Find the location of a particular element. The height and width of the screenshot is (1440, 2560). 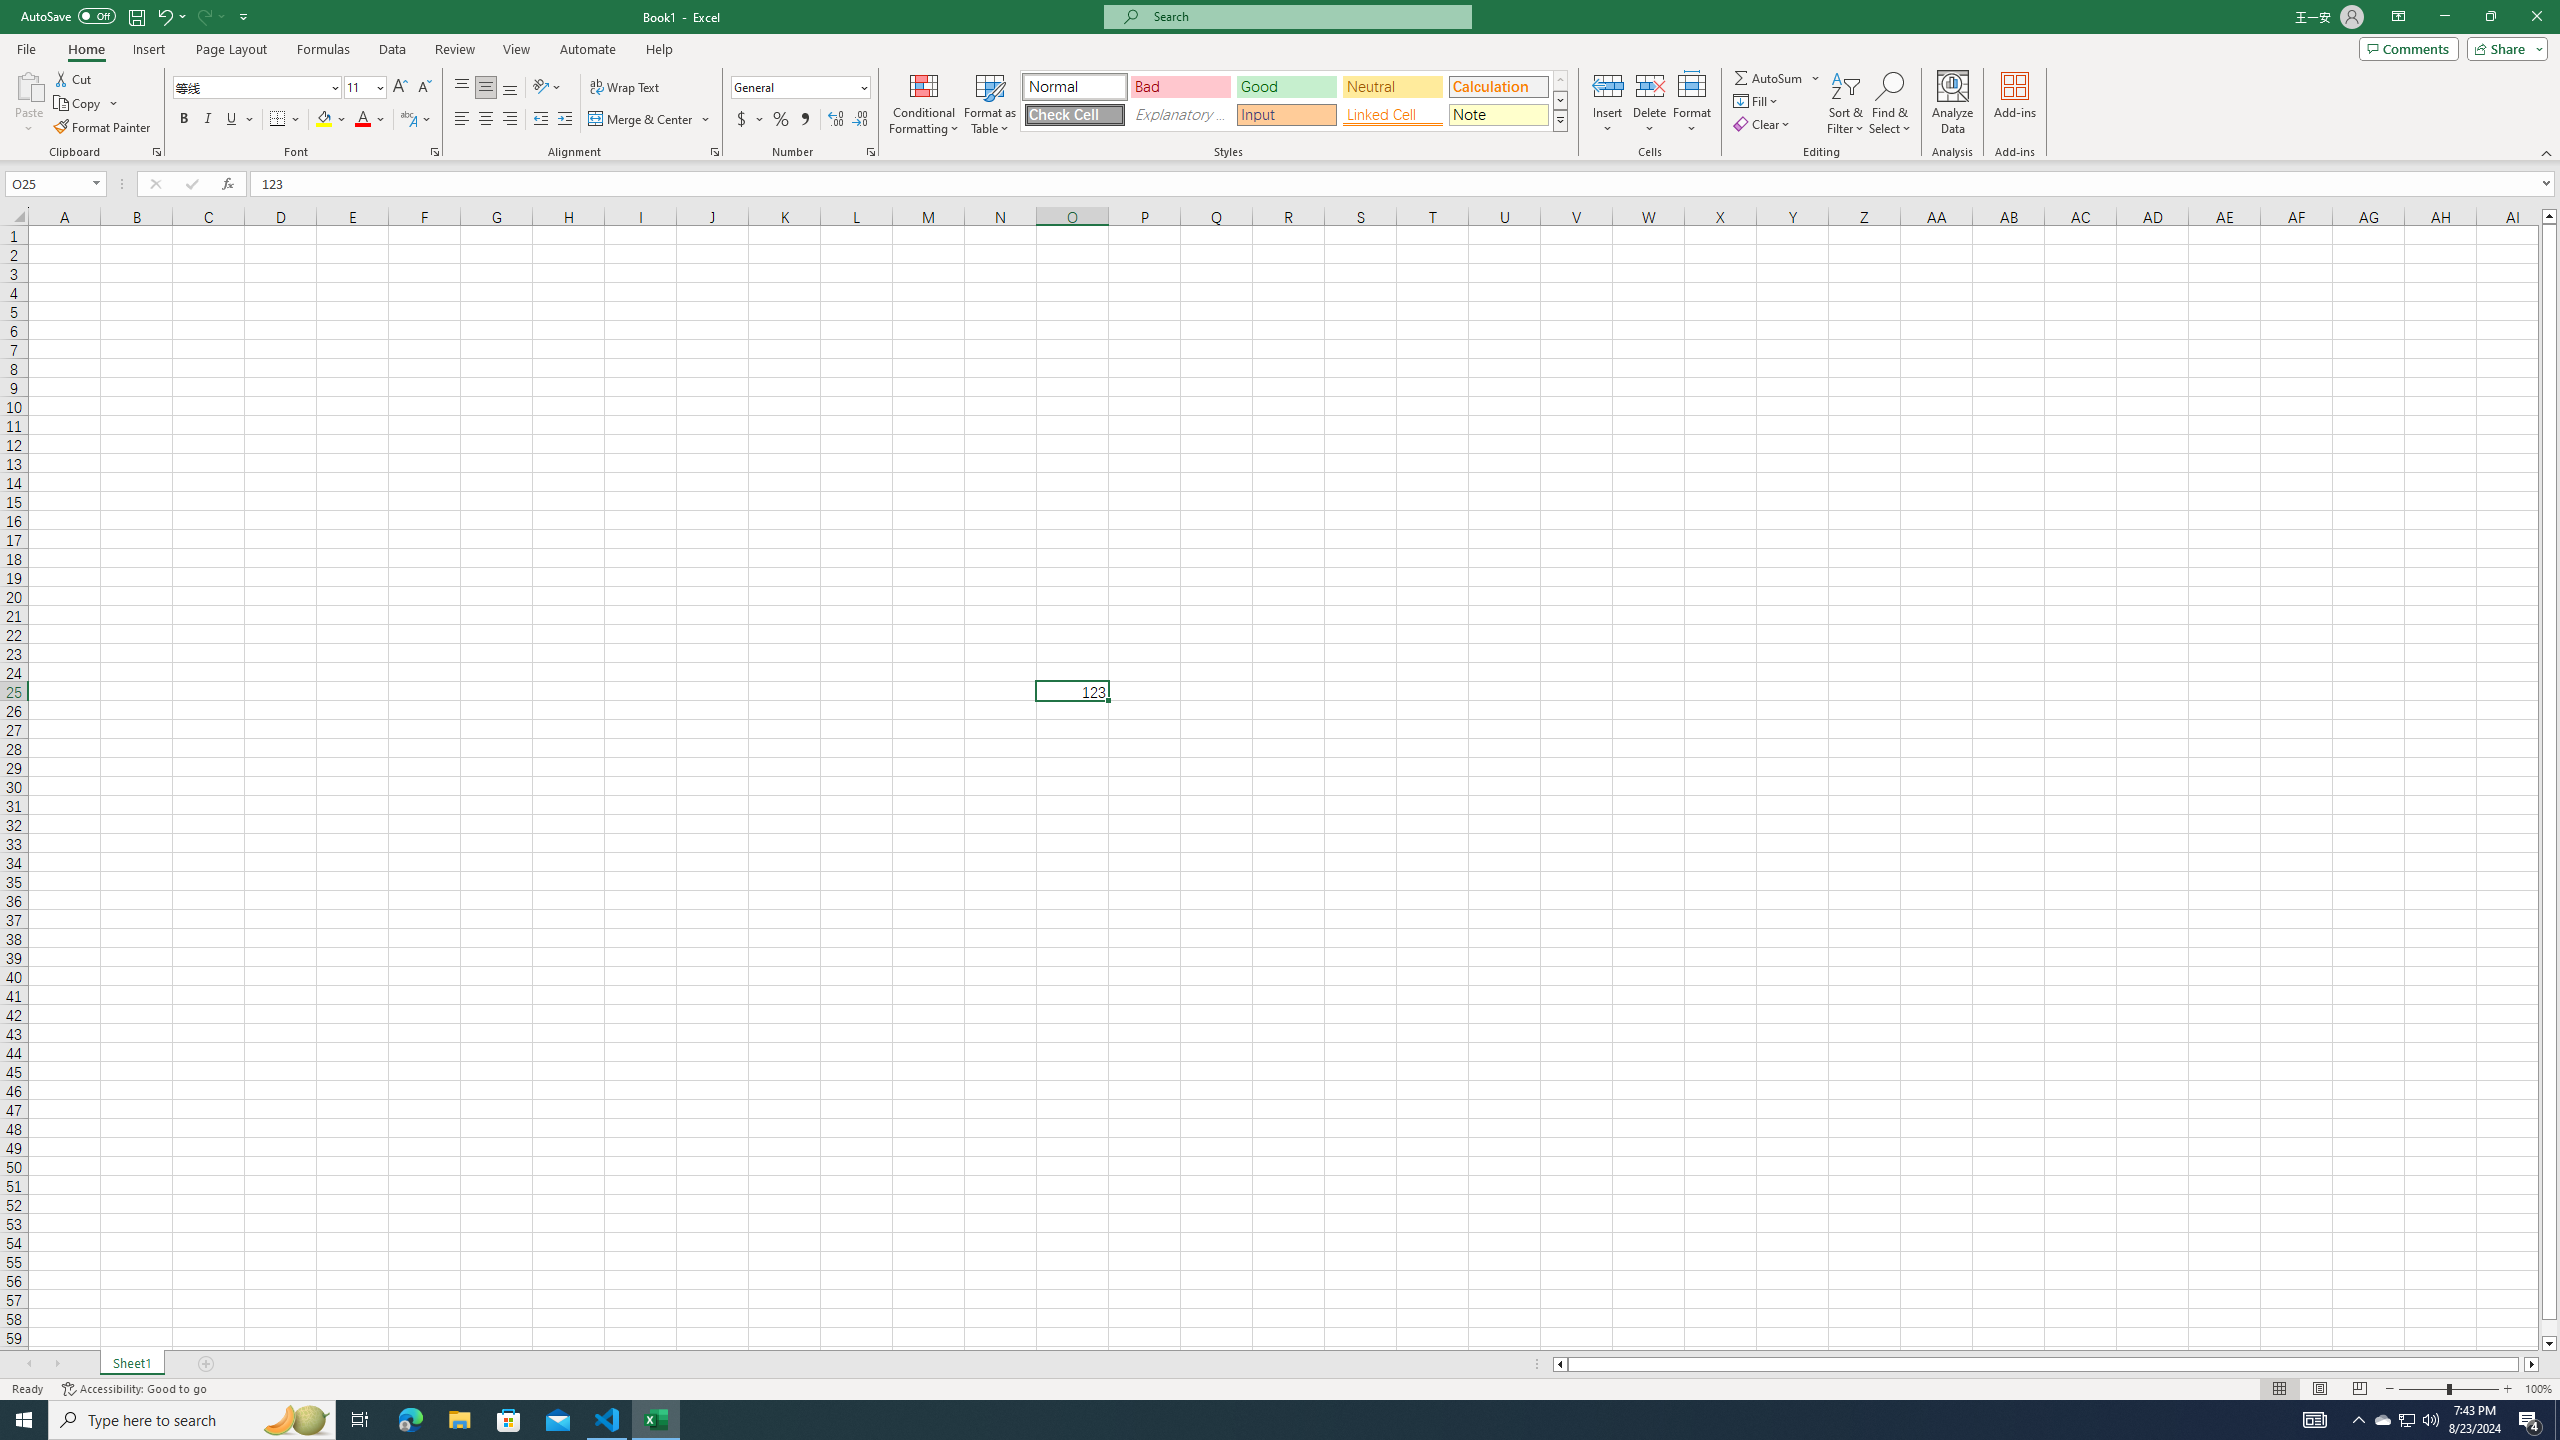

'Conditional Formatting' is located at coordinates (924, 103).